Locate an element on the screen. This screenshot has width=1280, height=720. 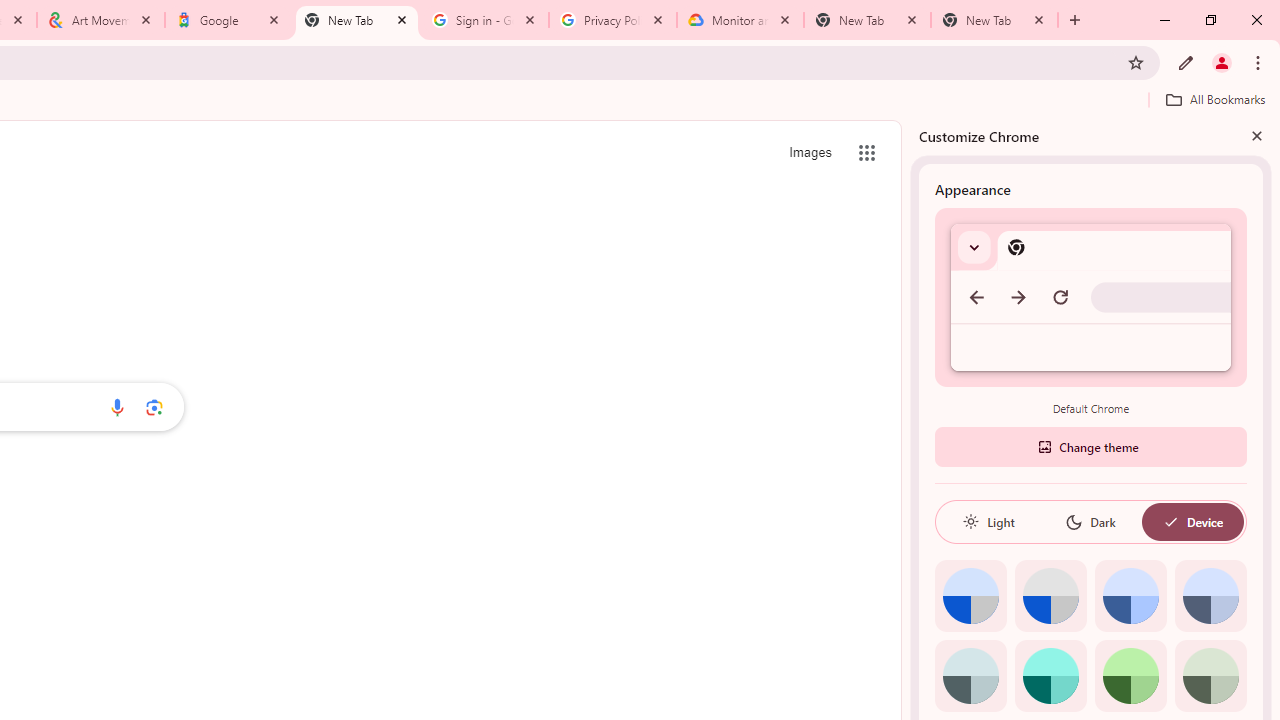
'Grey default color' is located at coordinates (1049, 595).